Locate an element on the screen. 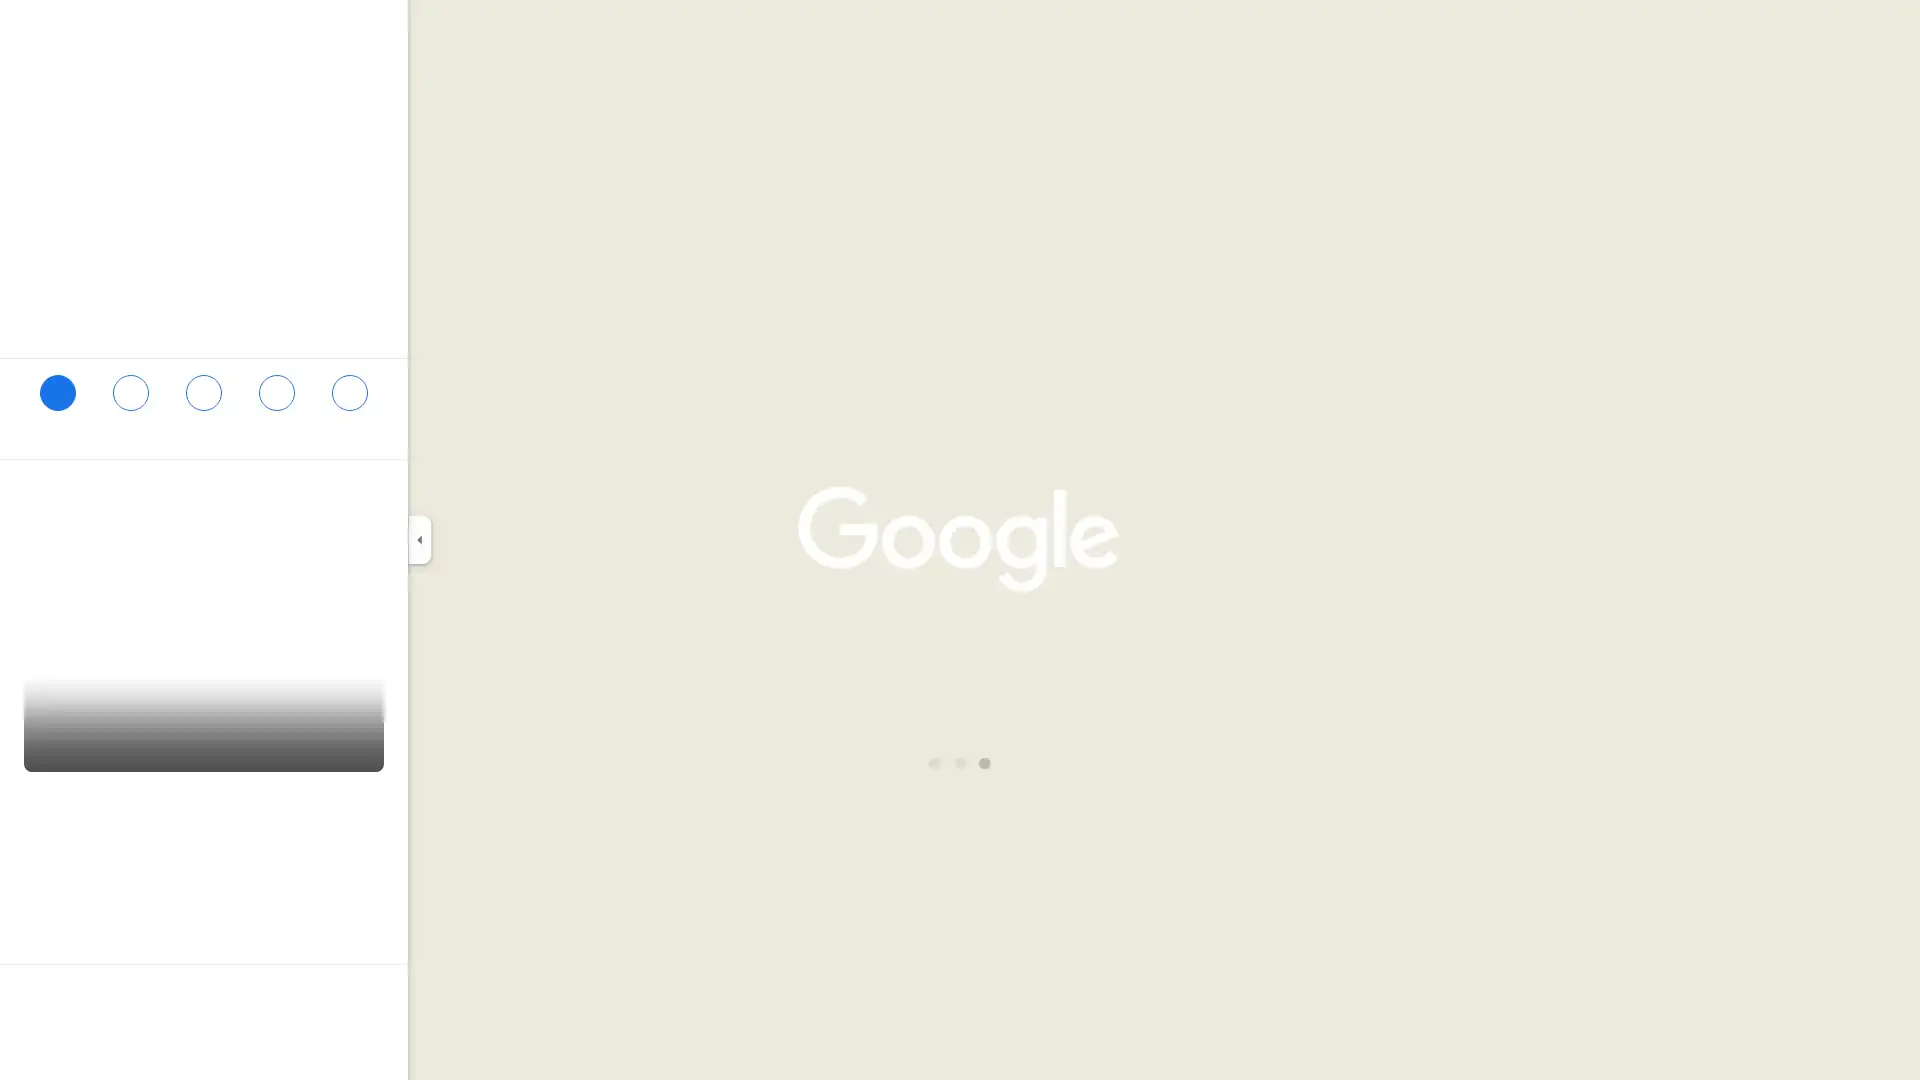 The height and width of the screenshot is (1080, 1920). Search is located at coordinates (317, 31).